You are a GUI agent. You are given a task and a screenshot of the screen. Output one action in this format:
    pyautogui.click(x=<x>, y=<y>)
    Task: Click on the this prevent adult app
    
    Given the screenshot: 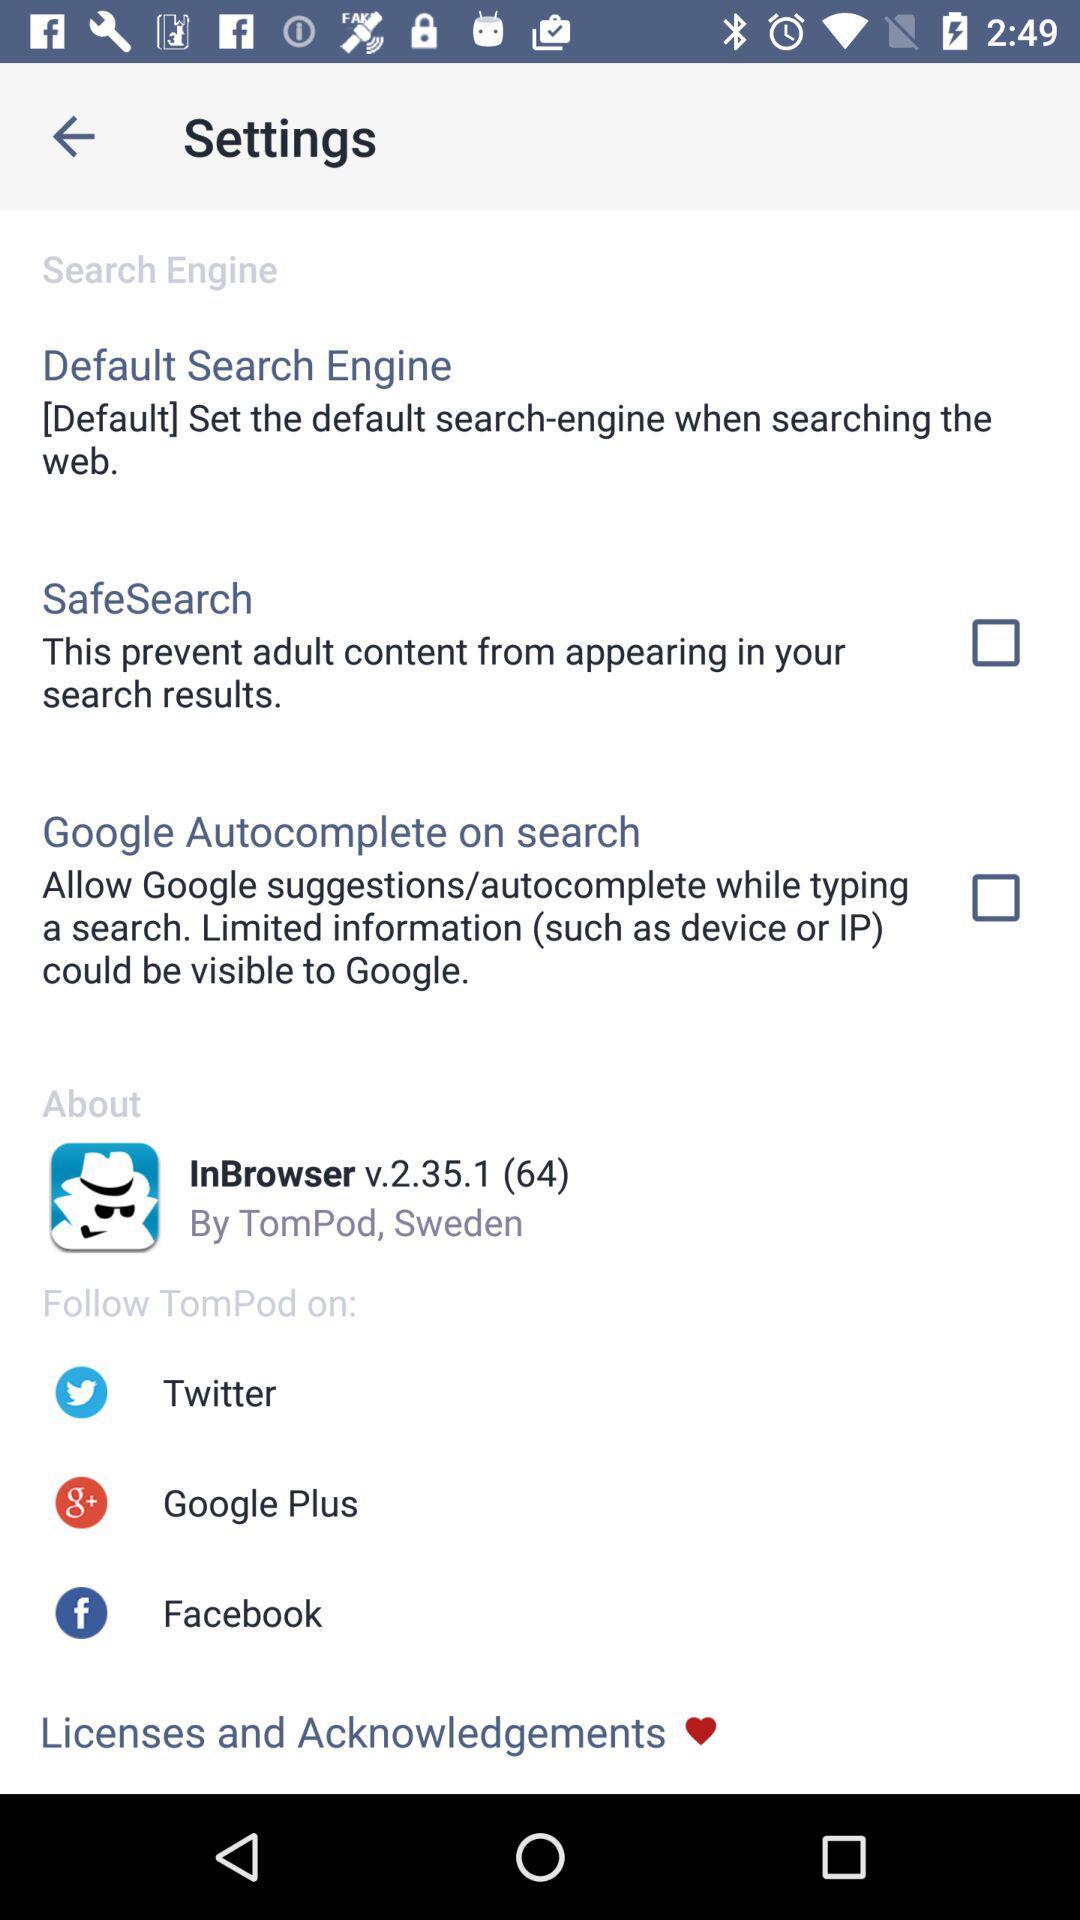 What is the action you would take?
    pyautogui.click(x=477, y=671)
    